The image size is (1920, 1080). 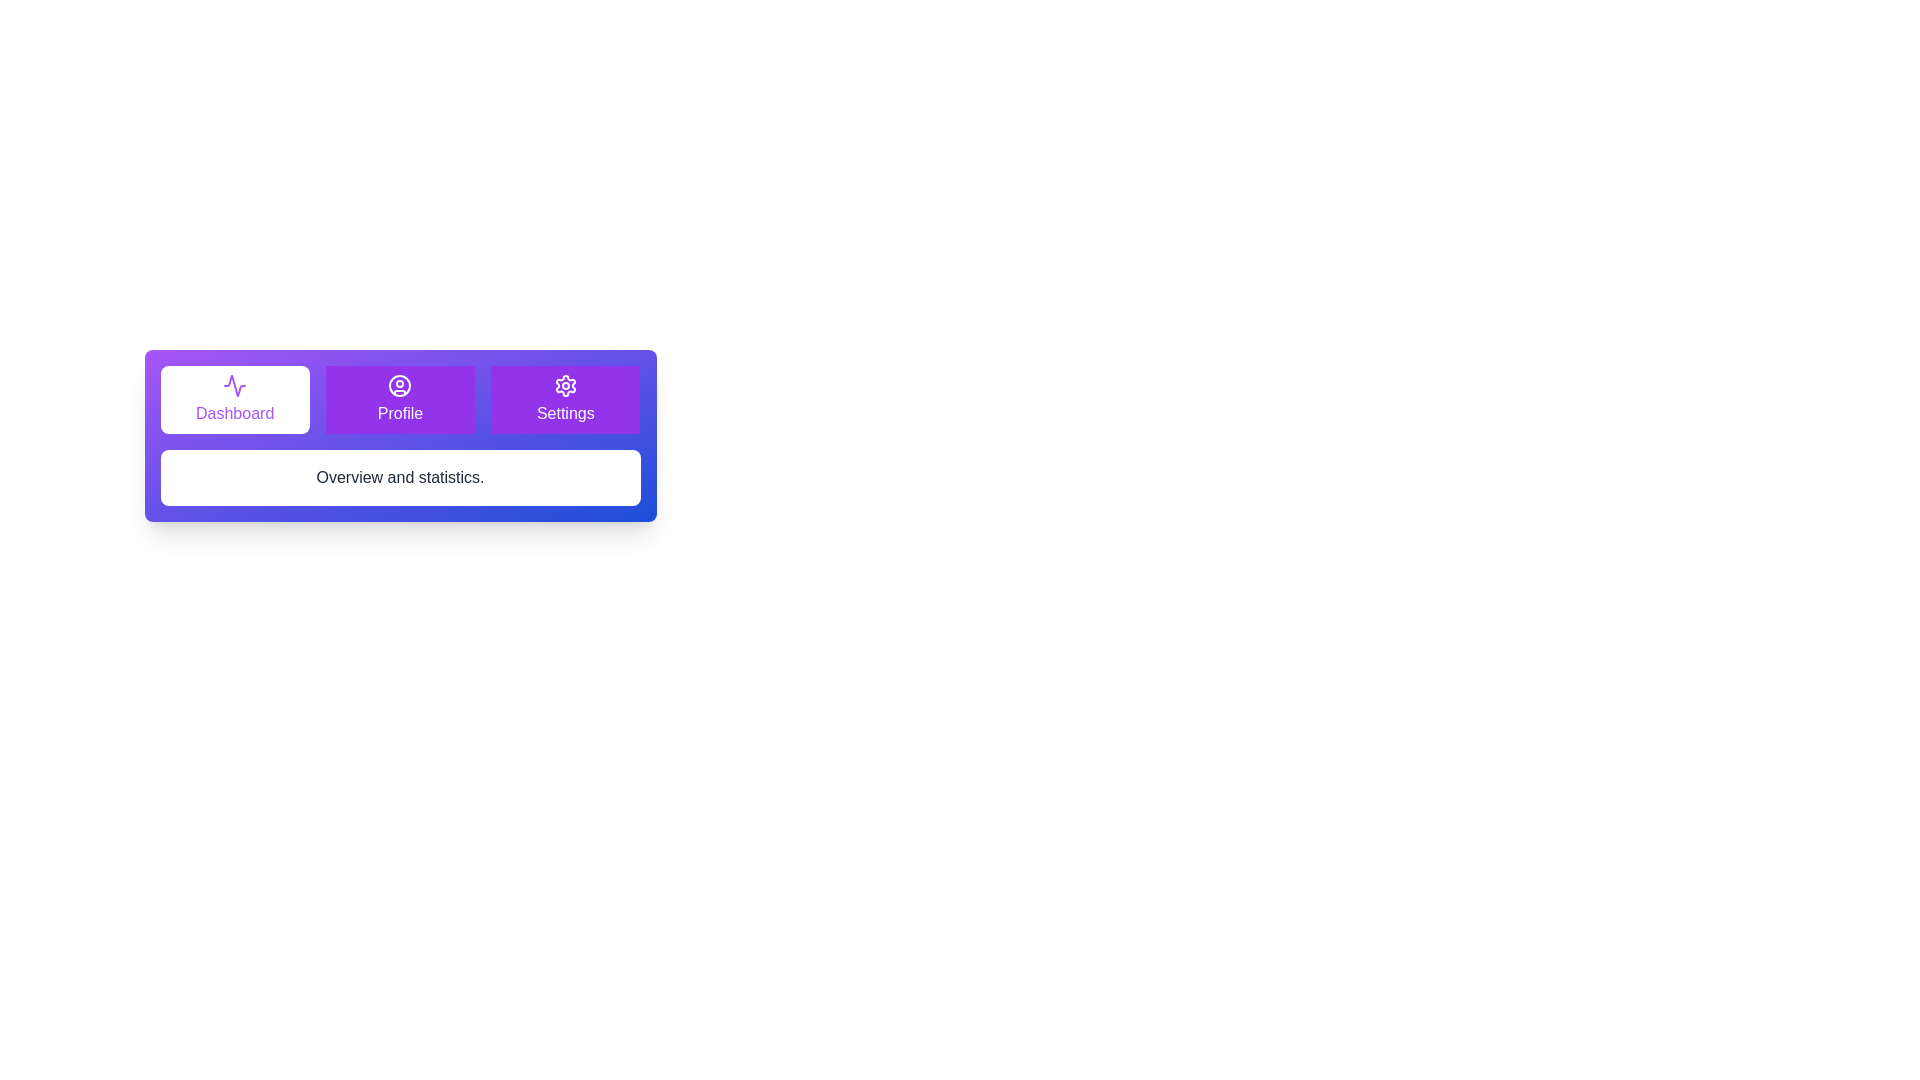 I want to click on the tab labeled Settings, so click(x=564, y=400).